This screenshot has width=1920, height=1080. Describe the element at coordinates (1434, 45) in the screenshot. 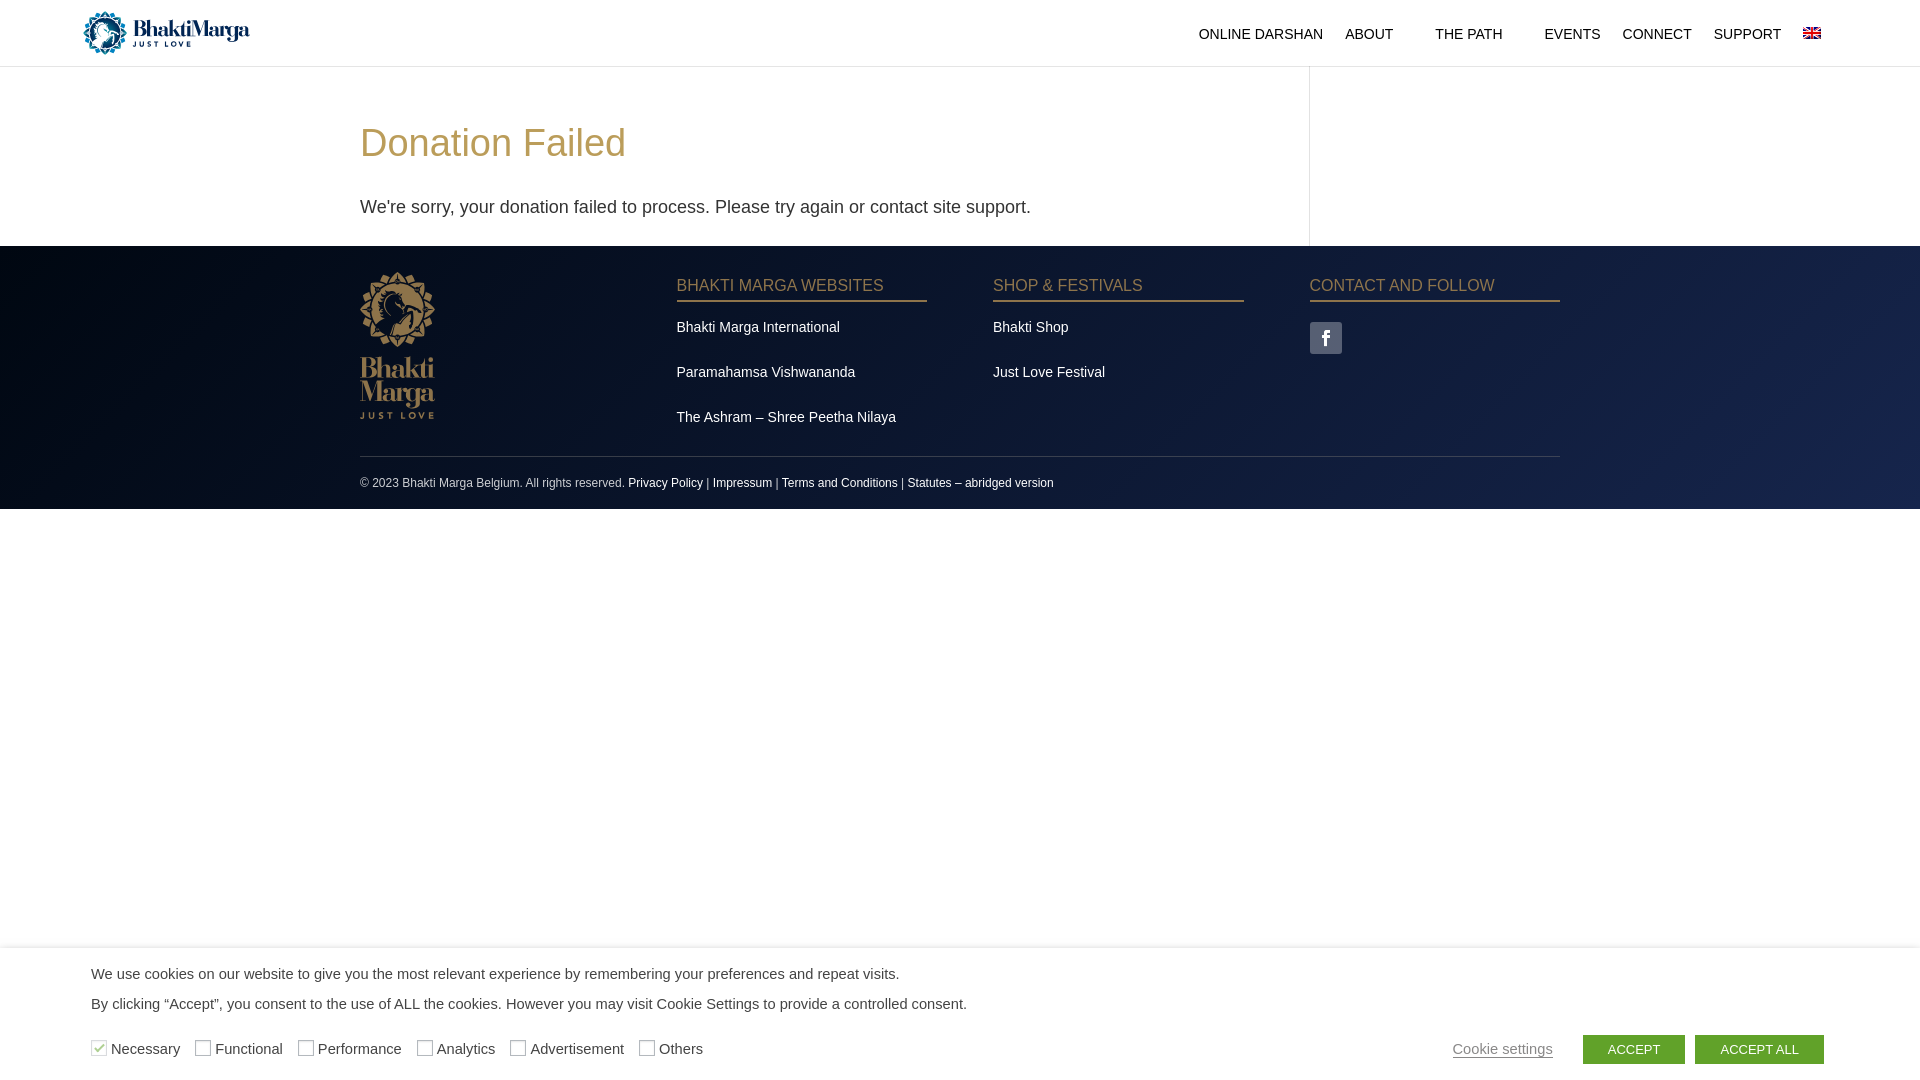

I see `'THE PATH'` at that location.